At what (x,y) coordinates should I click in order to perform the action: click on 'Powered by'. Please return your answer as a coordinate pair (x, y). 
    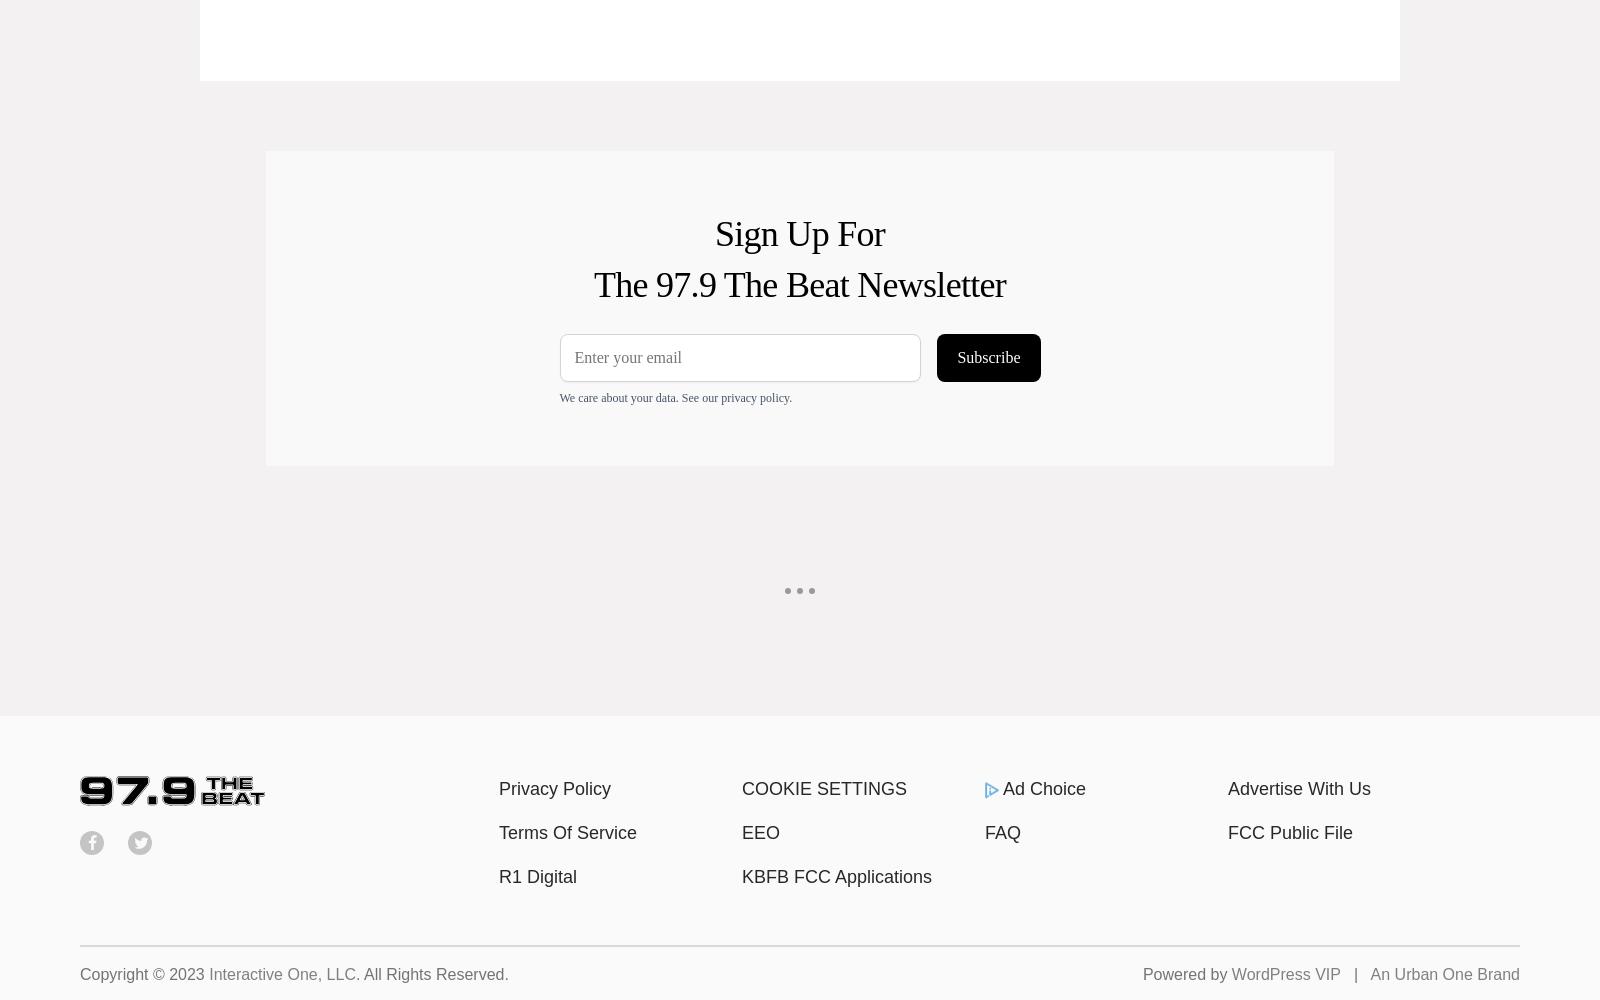
    Looking at the image, I should click on (1186, 973).